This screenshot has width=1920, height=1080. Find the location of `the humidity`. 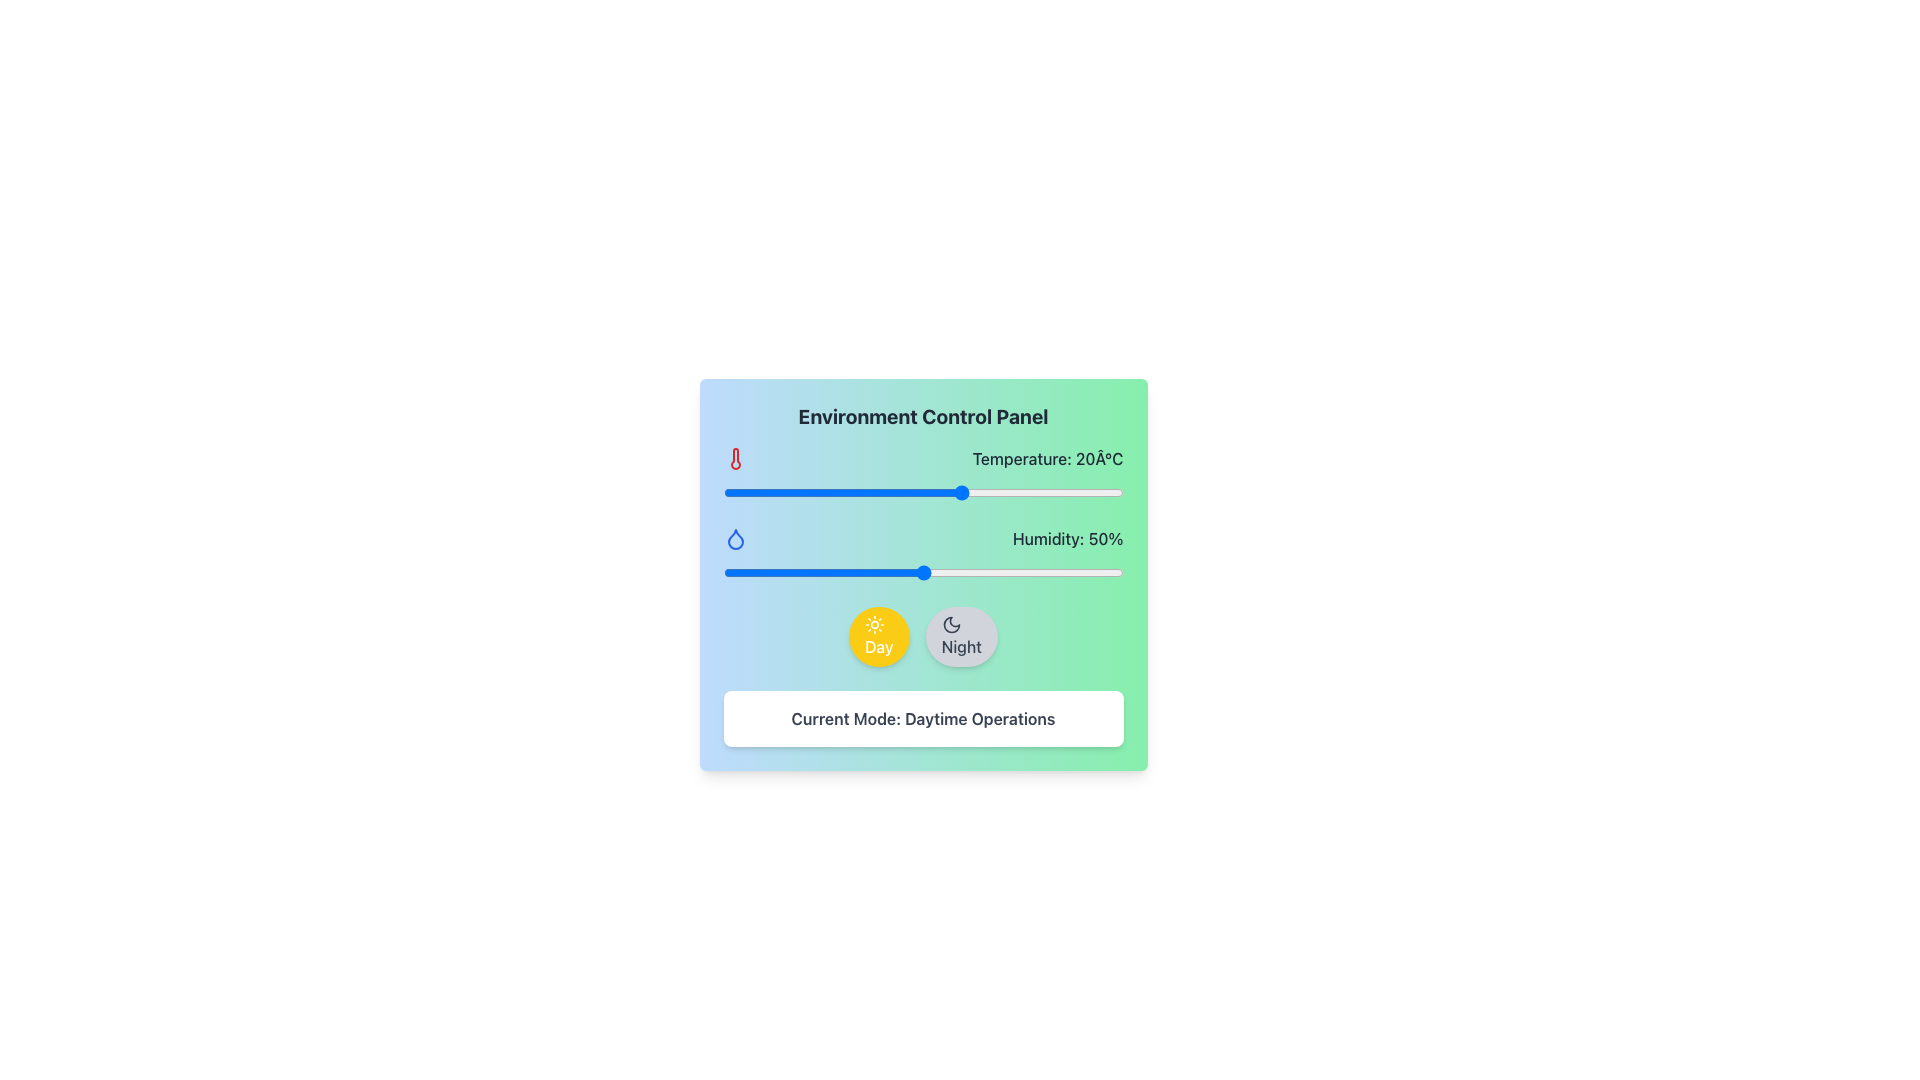

the humidity is located at coordinates (823, 573).